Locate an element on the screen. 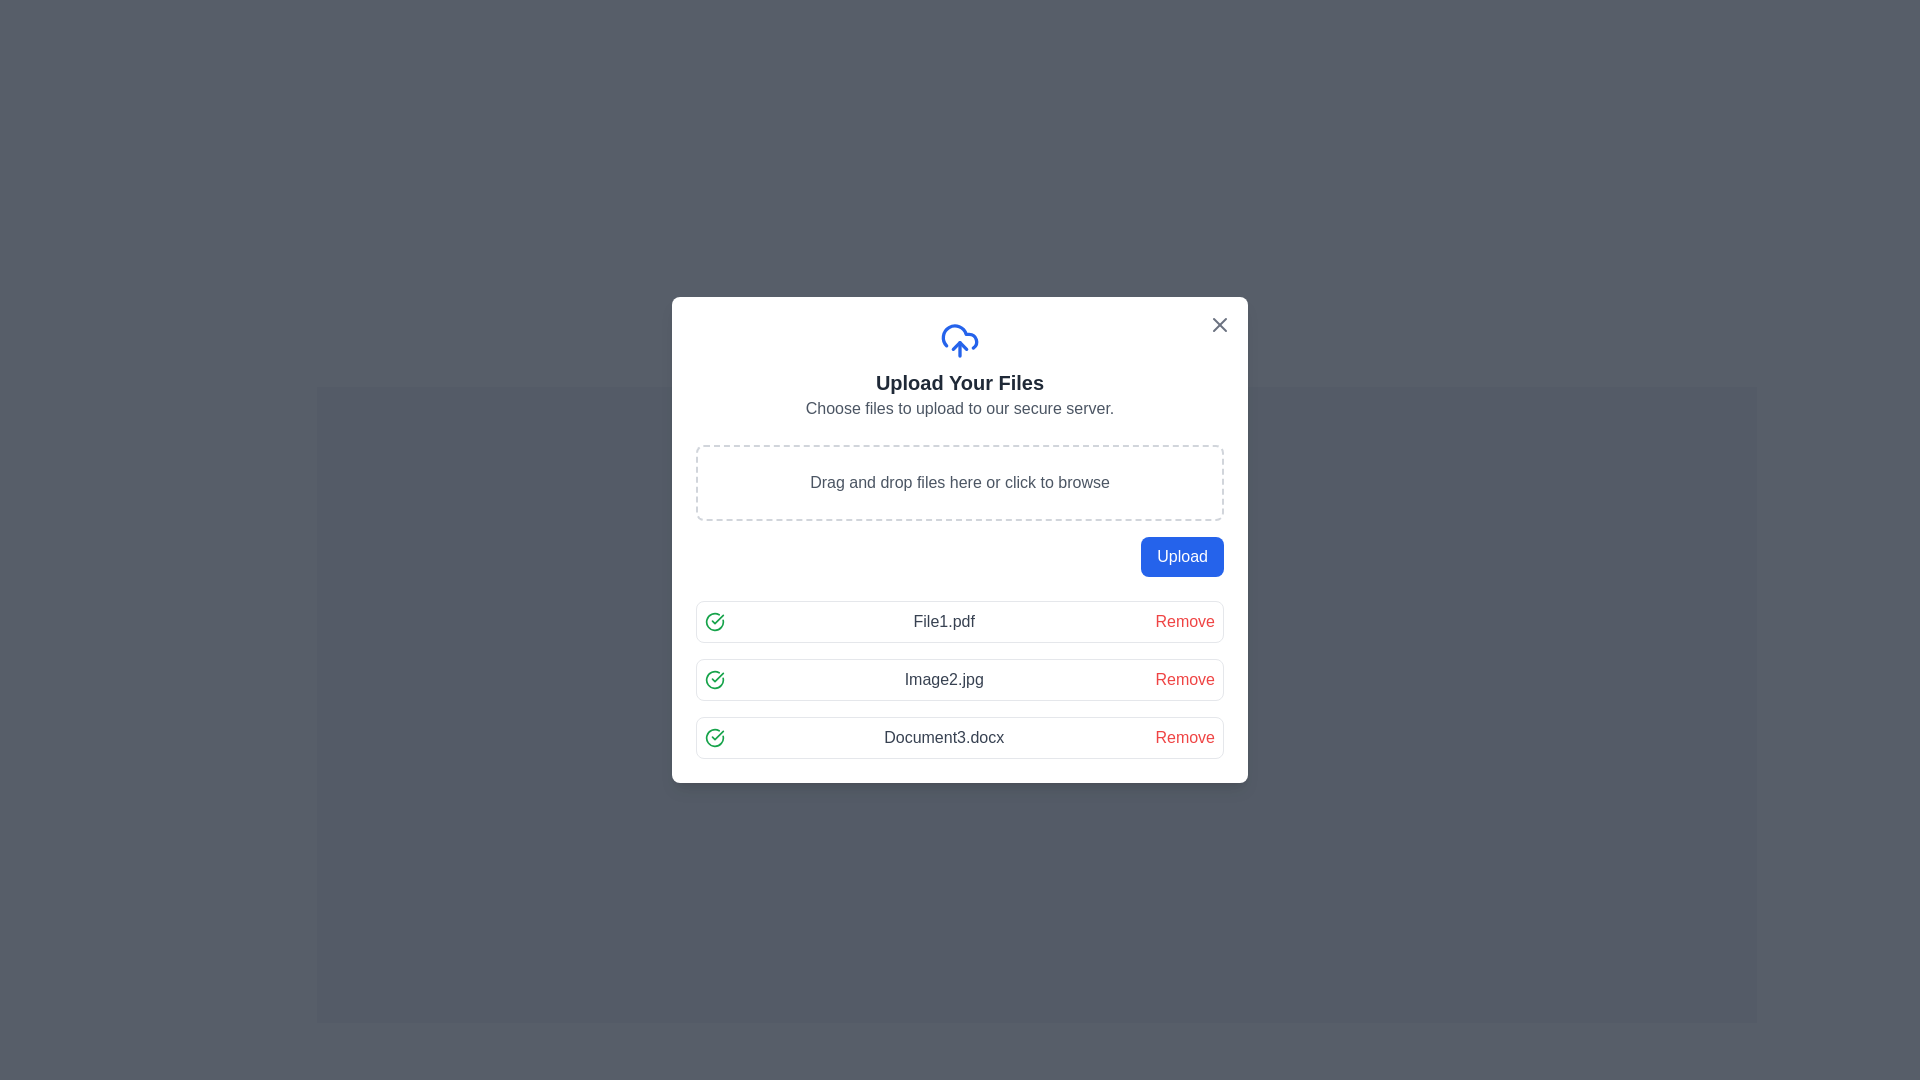  the text label that says 'Choose files to upload to our secure server.', which is styled in gray and located under the heading 'Upload Your Files' in the modal is located at coordinates (960, 407).